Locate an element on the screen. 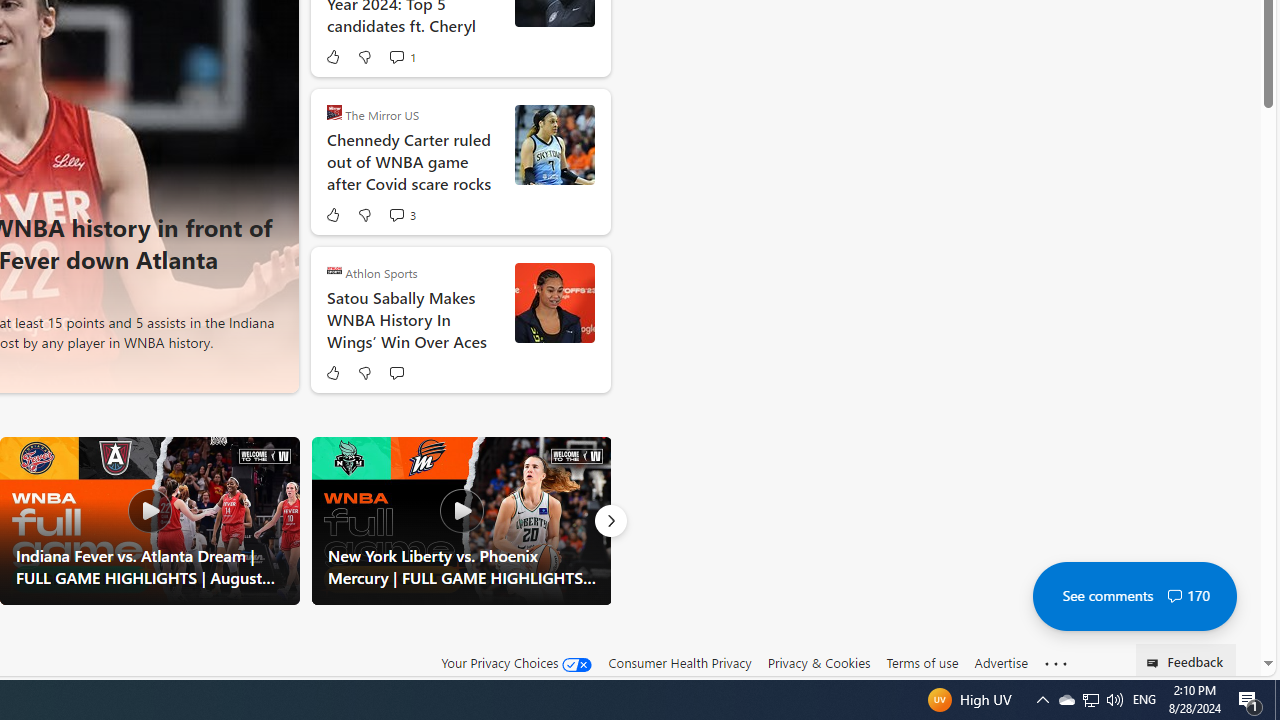 Image resolution: width=1280 pixels, height=720 pixels. 'Your Privacy Choices' is located at coordinates (517, 663).